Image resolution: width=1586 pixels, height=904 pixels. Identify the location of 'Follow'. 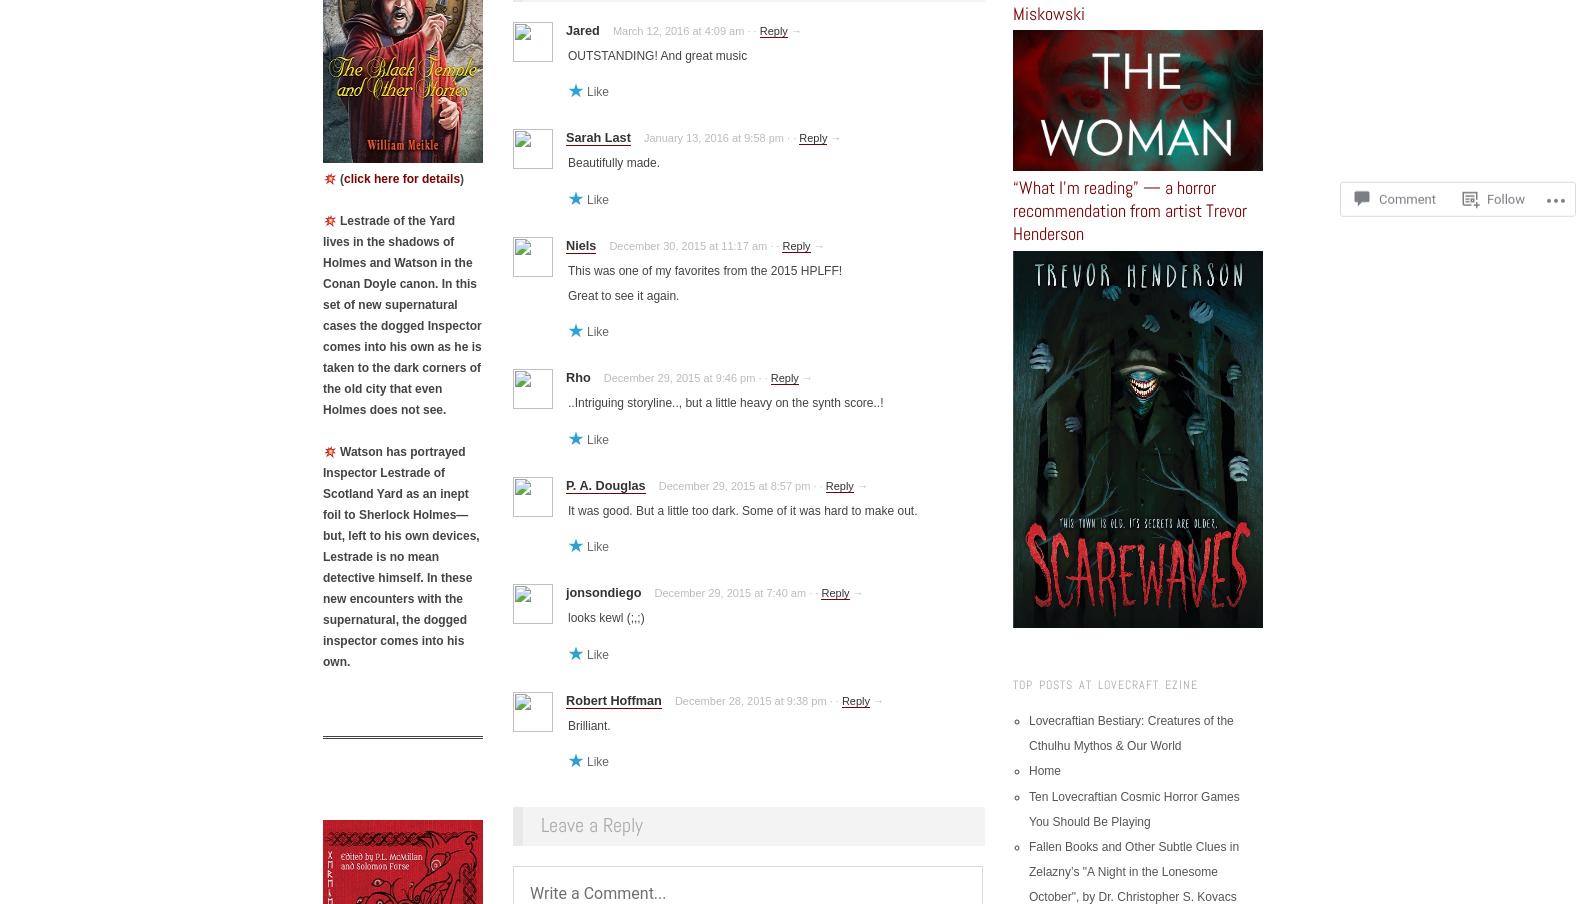
(1487, 163).